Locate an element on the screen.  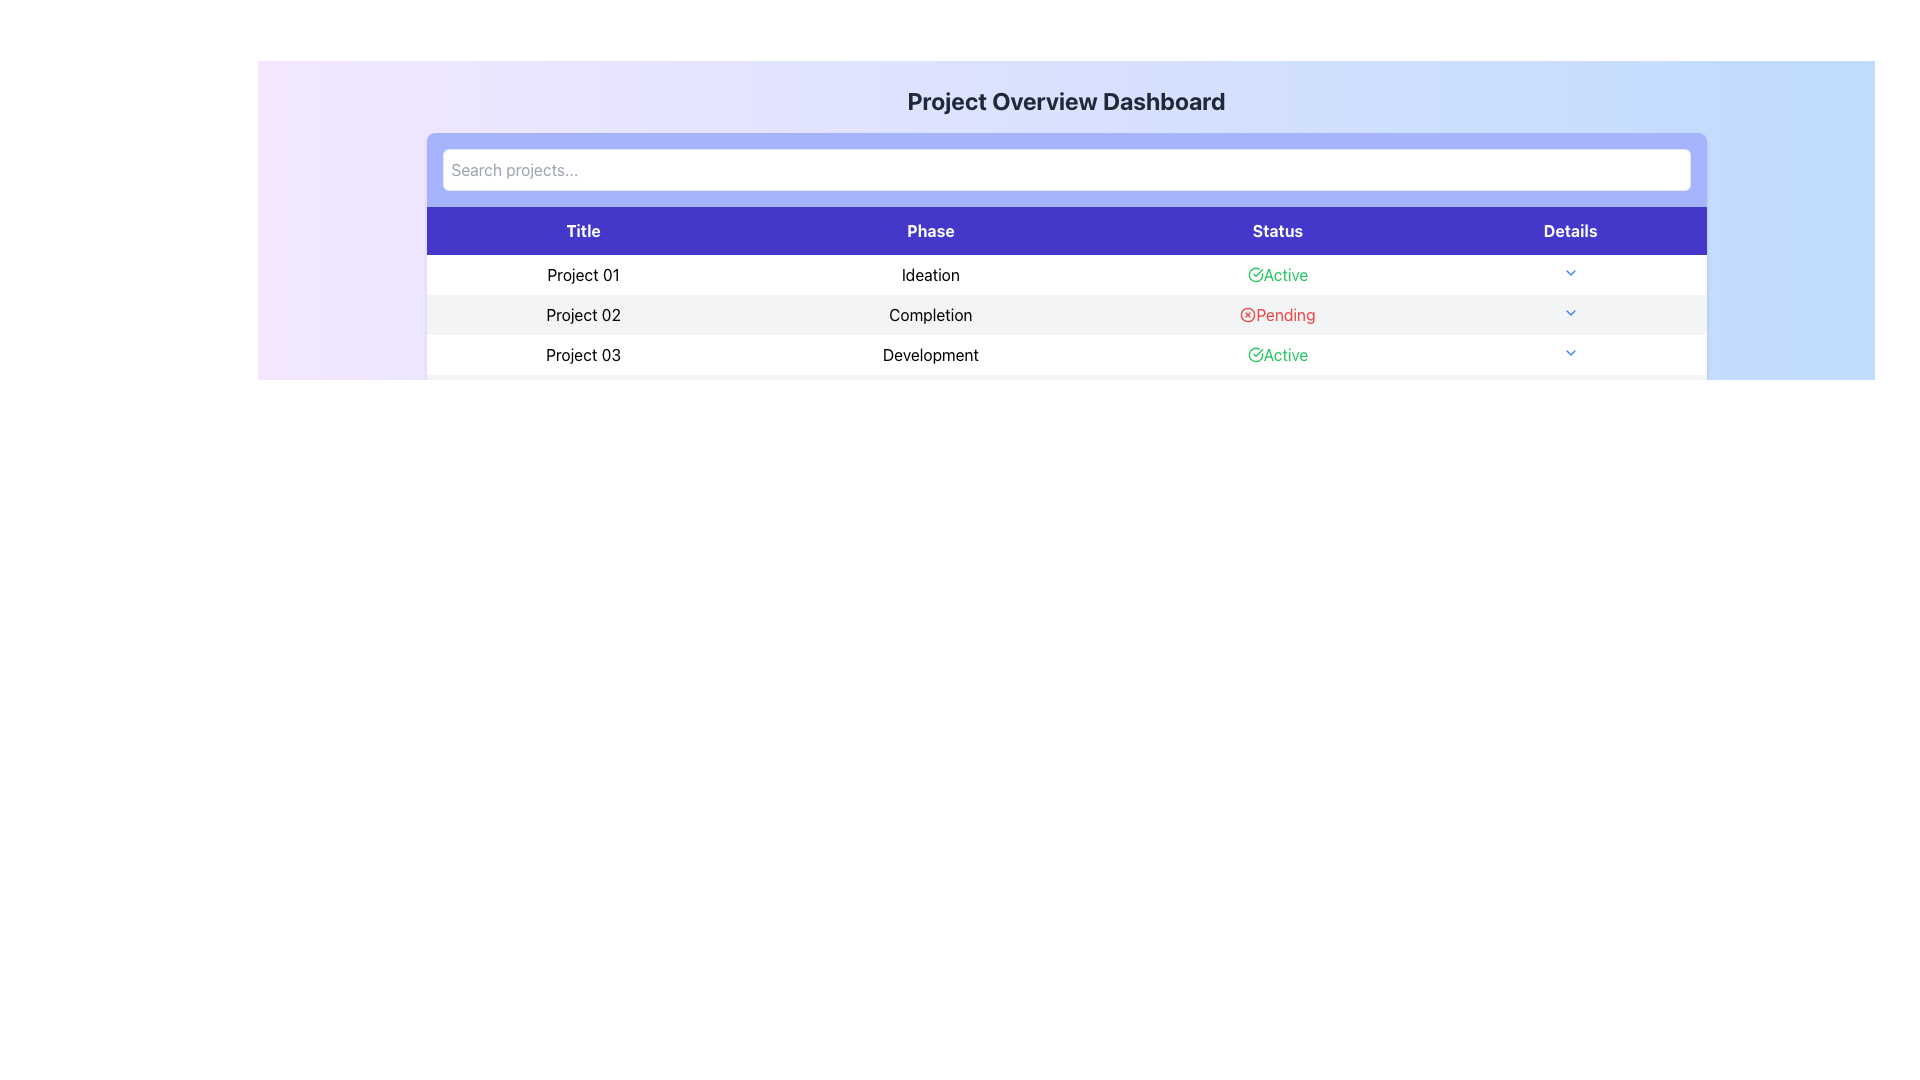
the static text label that displays 'Title' in bold white font on a solid blue background, located at the far left of the column headers in the tabular layout is located at coordinates (582, 230).